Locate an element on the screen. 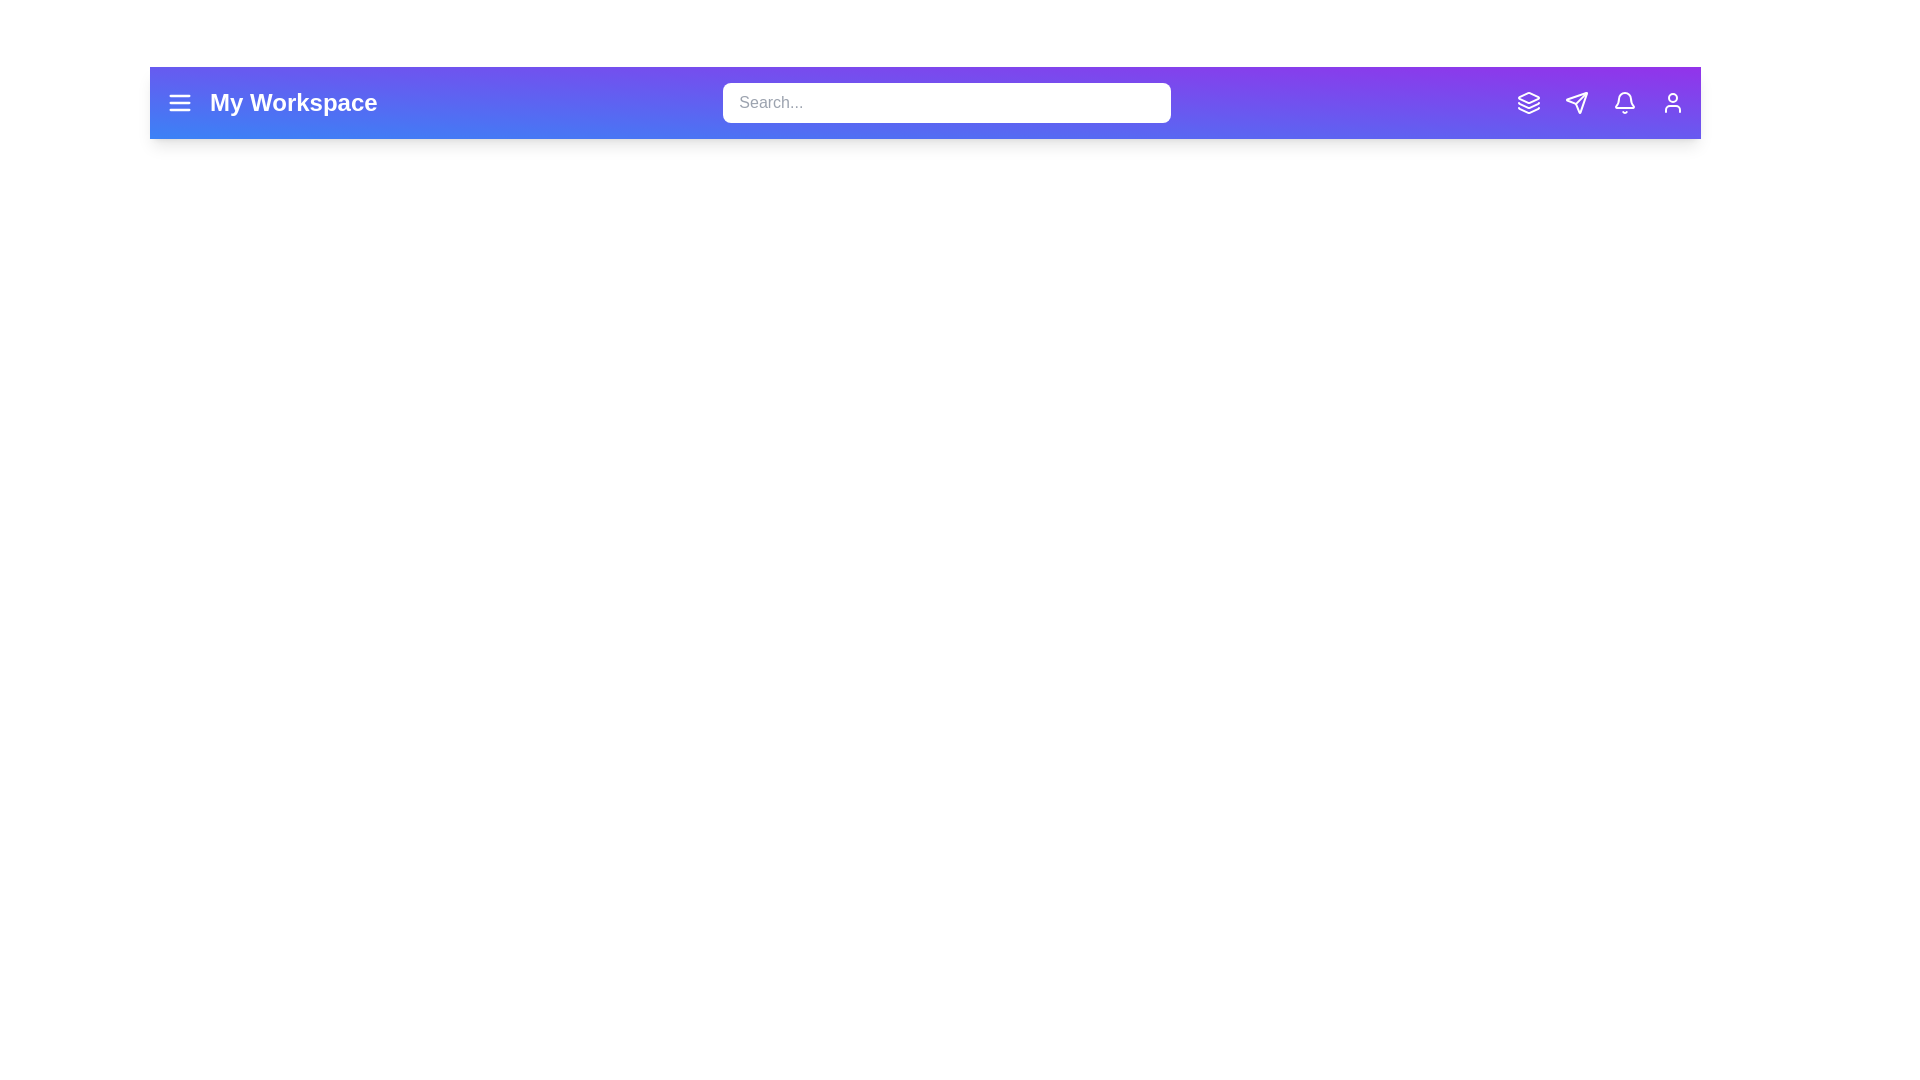 Image resolution: width=1920 pixels, height=1080 pixels. the navigation icon Notifications is located at coordinates (1625, 103).